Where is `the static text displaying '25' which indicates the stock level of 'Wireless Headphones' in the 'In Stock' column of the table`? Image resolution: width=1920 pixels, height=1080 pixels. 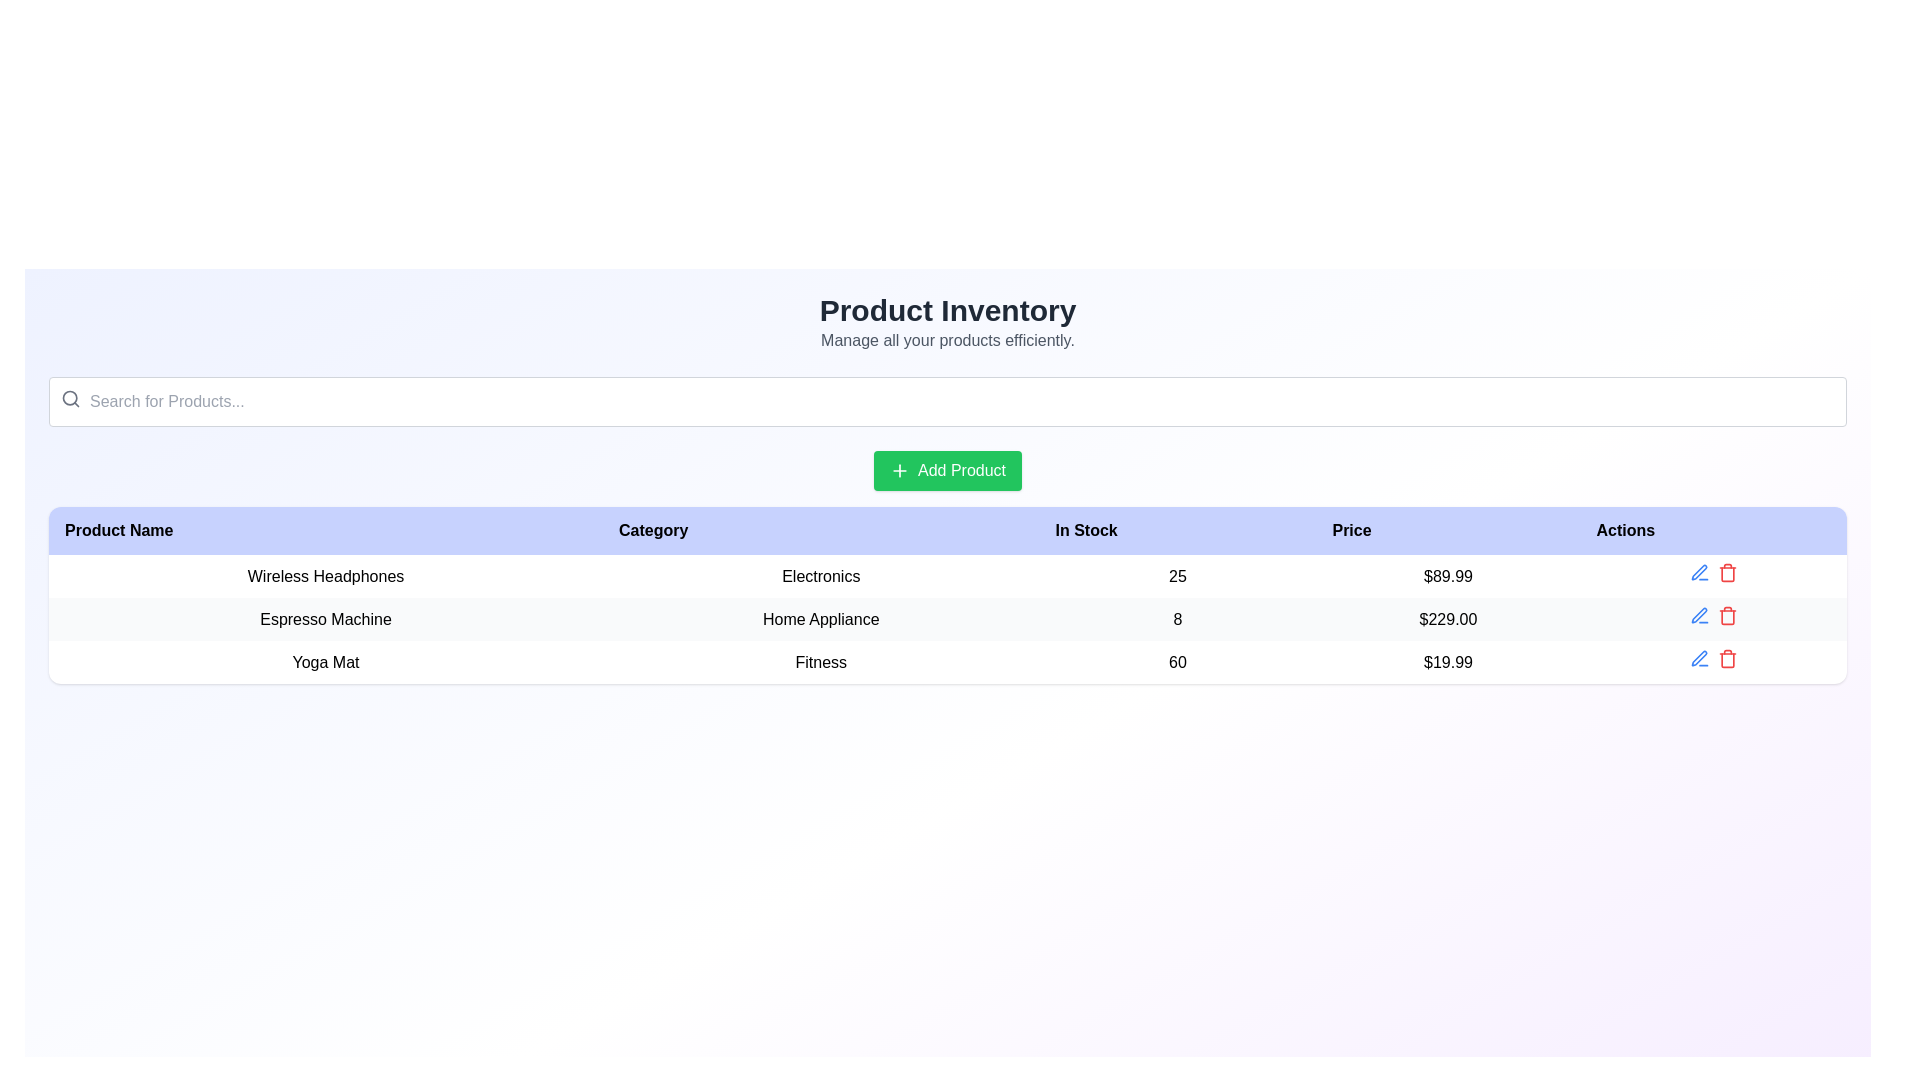
the static text displaying '25' which indicates the stock level of 'Wireless Headphones' in the 'In Stock' column of the table is located at coordinates (1177, 575).